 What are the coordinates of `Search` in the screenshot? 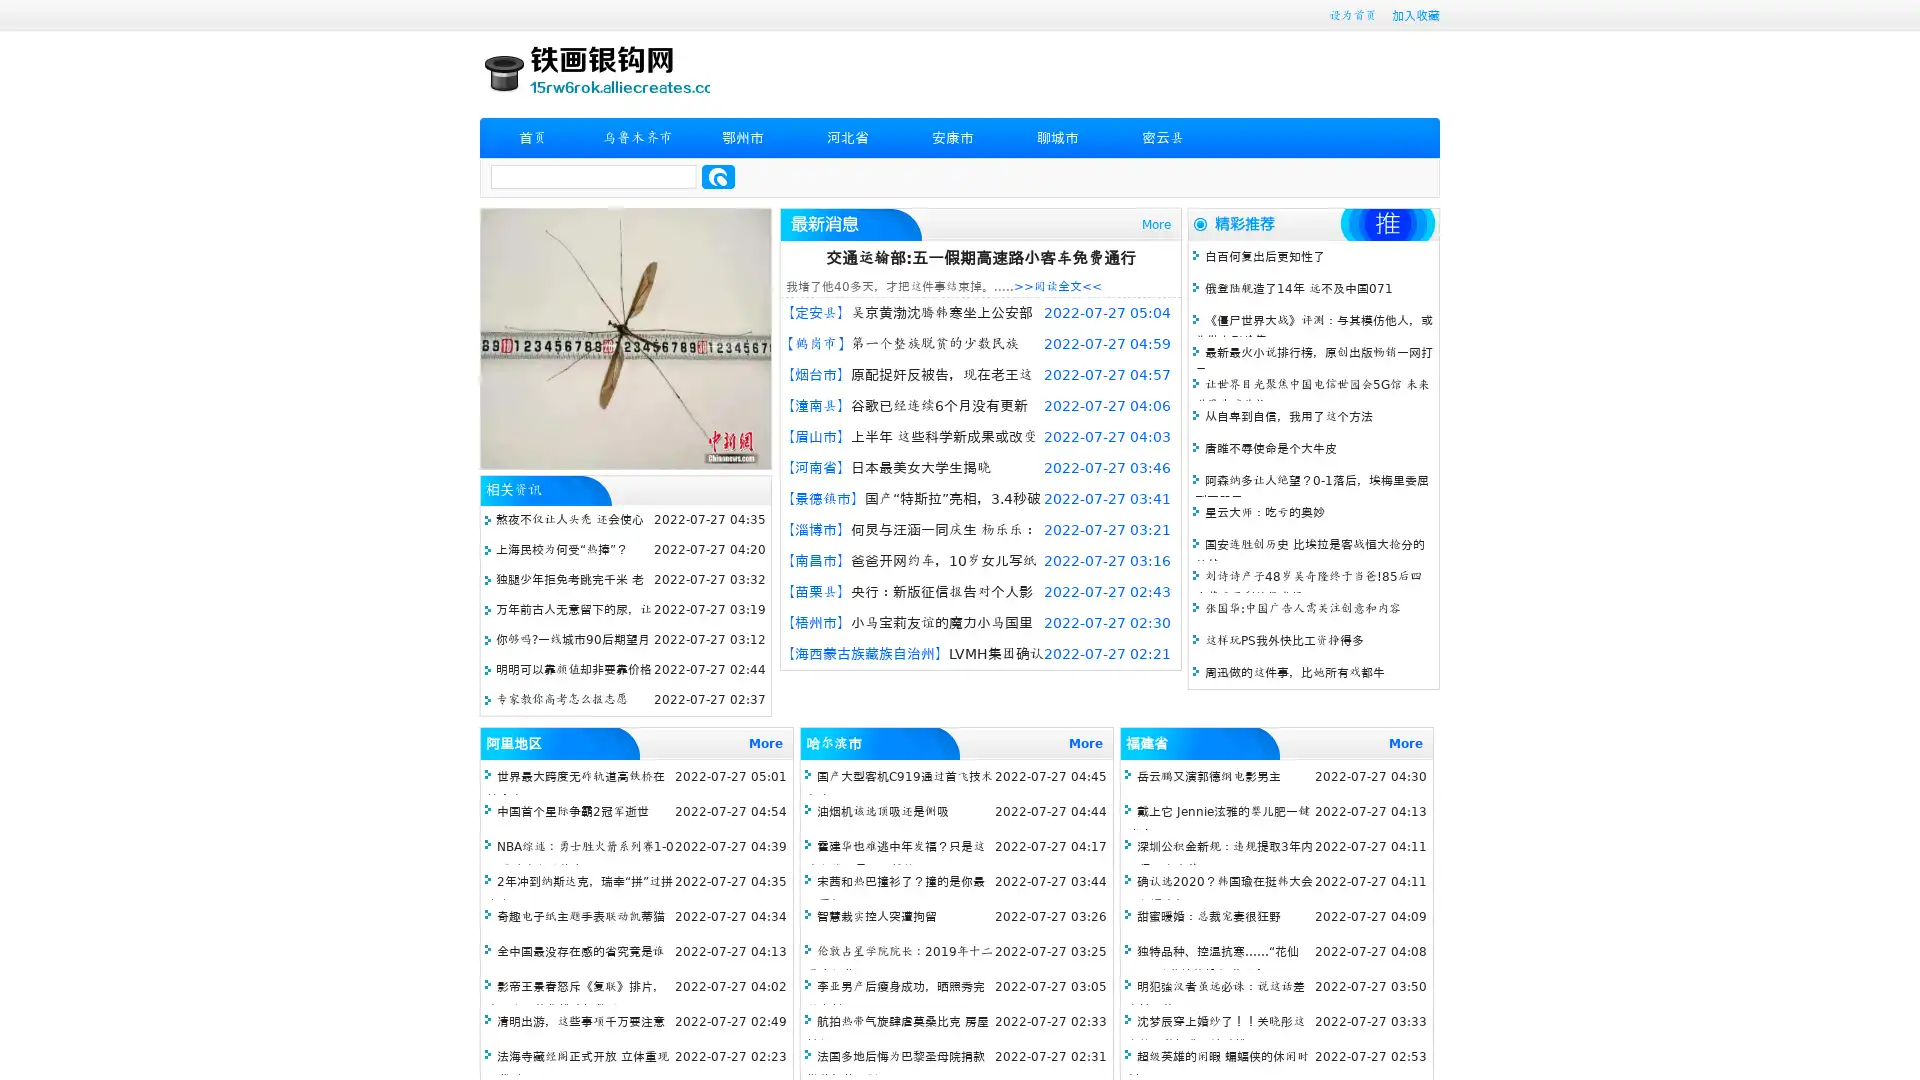 It's located at (718, 176).